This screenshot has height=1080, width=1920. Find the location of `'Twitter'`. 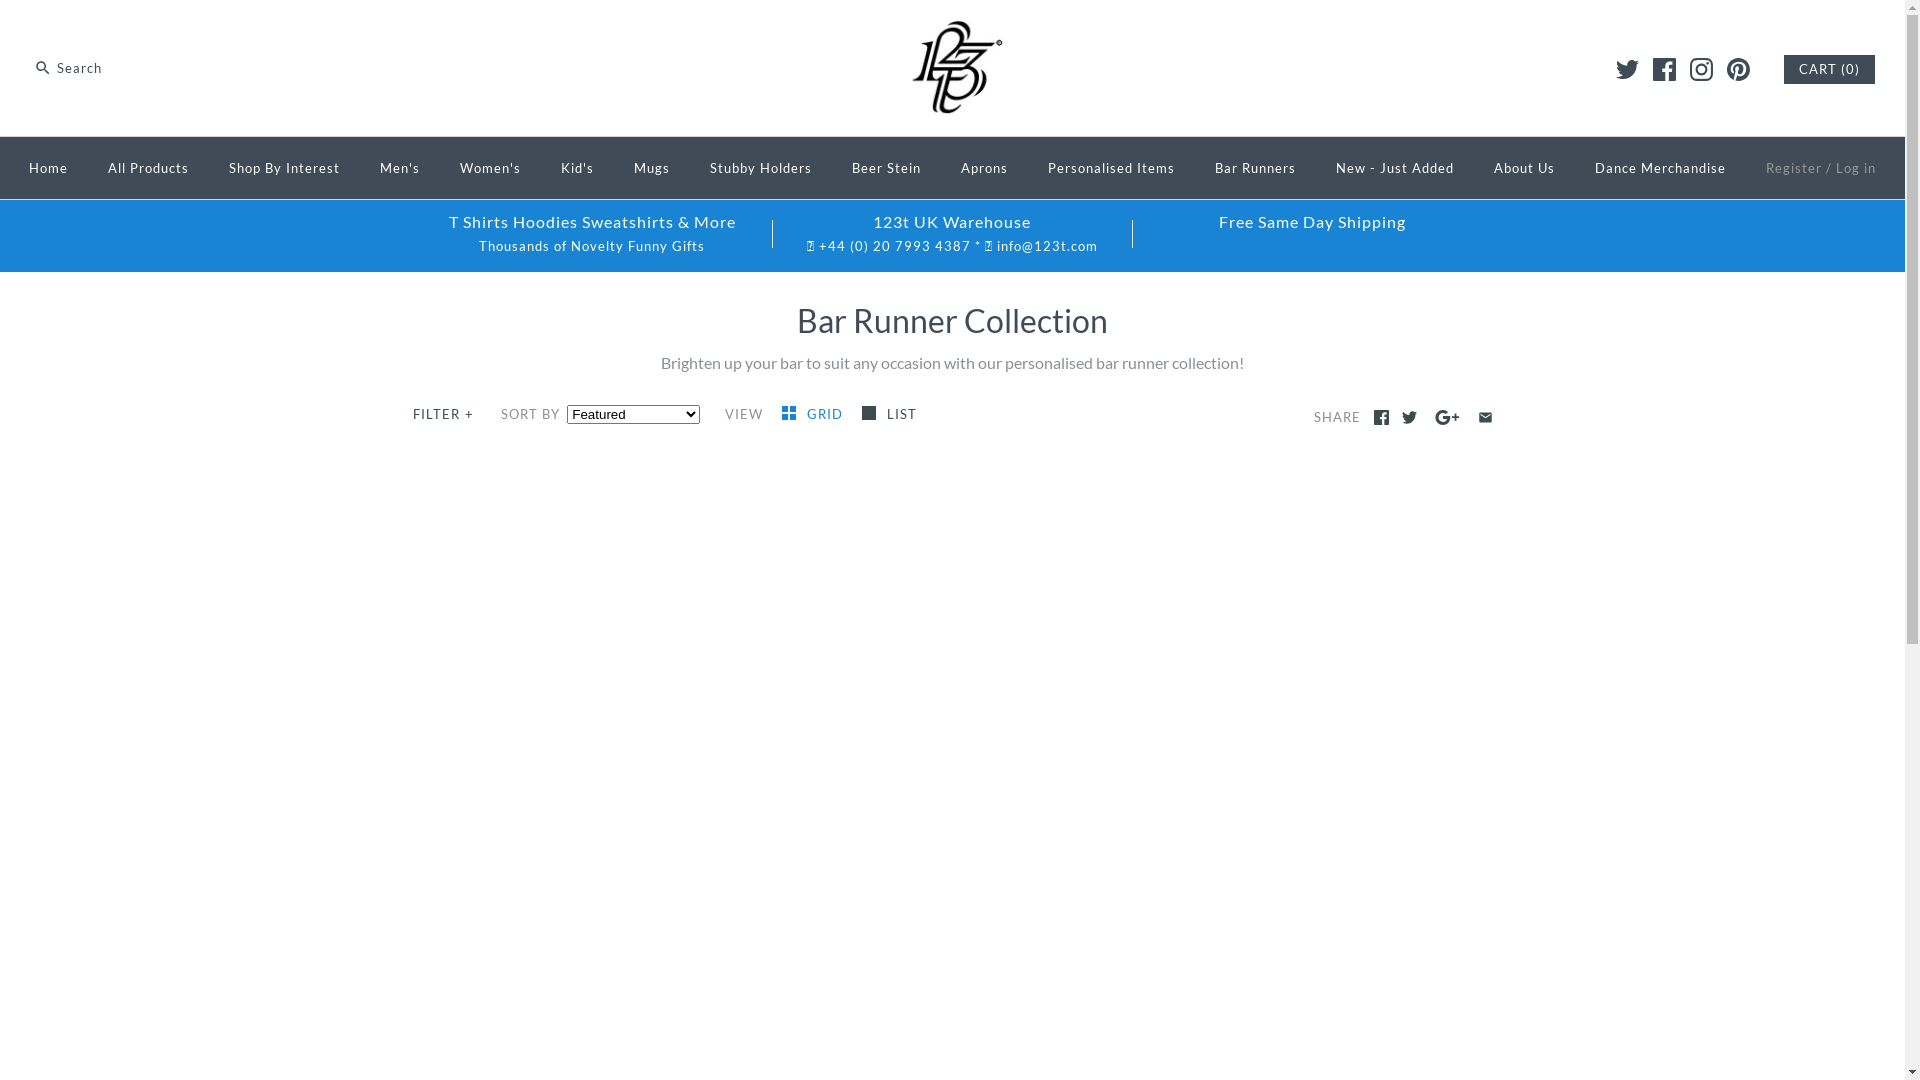

'Twitter' is located at coordinates (1408, 416).